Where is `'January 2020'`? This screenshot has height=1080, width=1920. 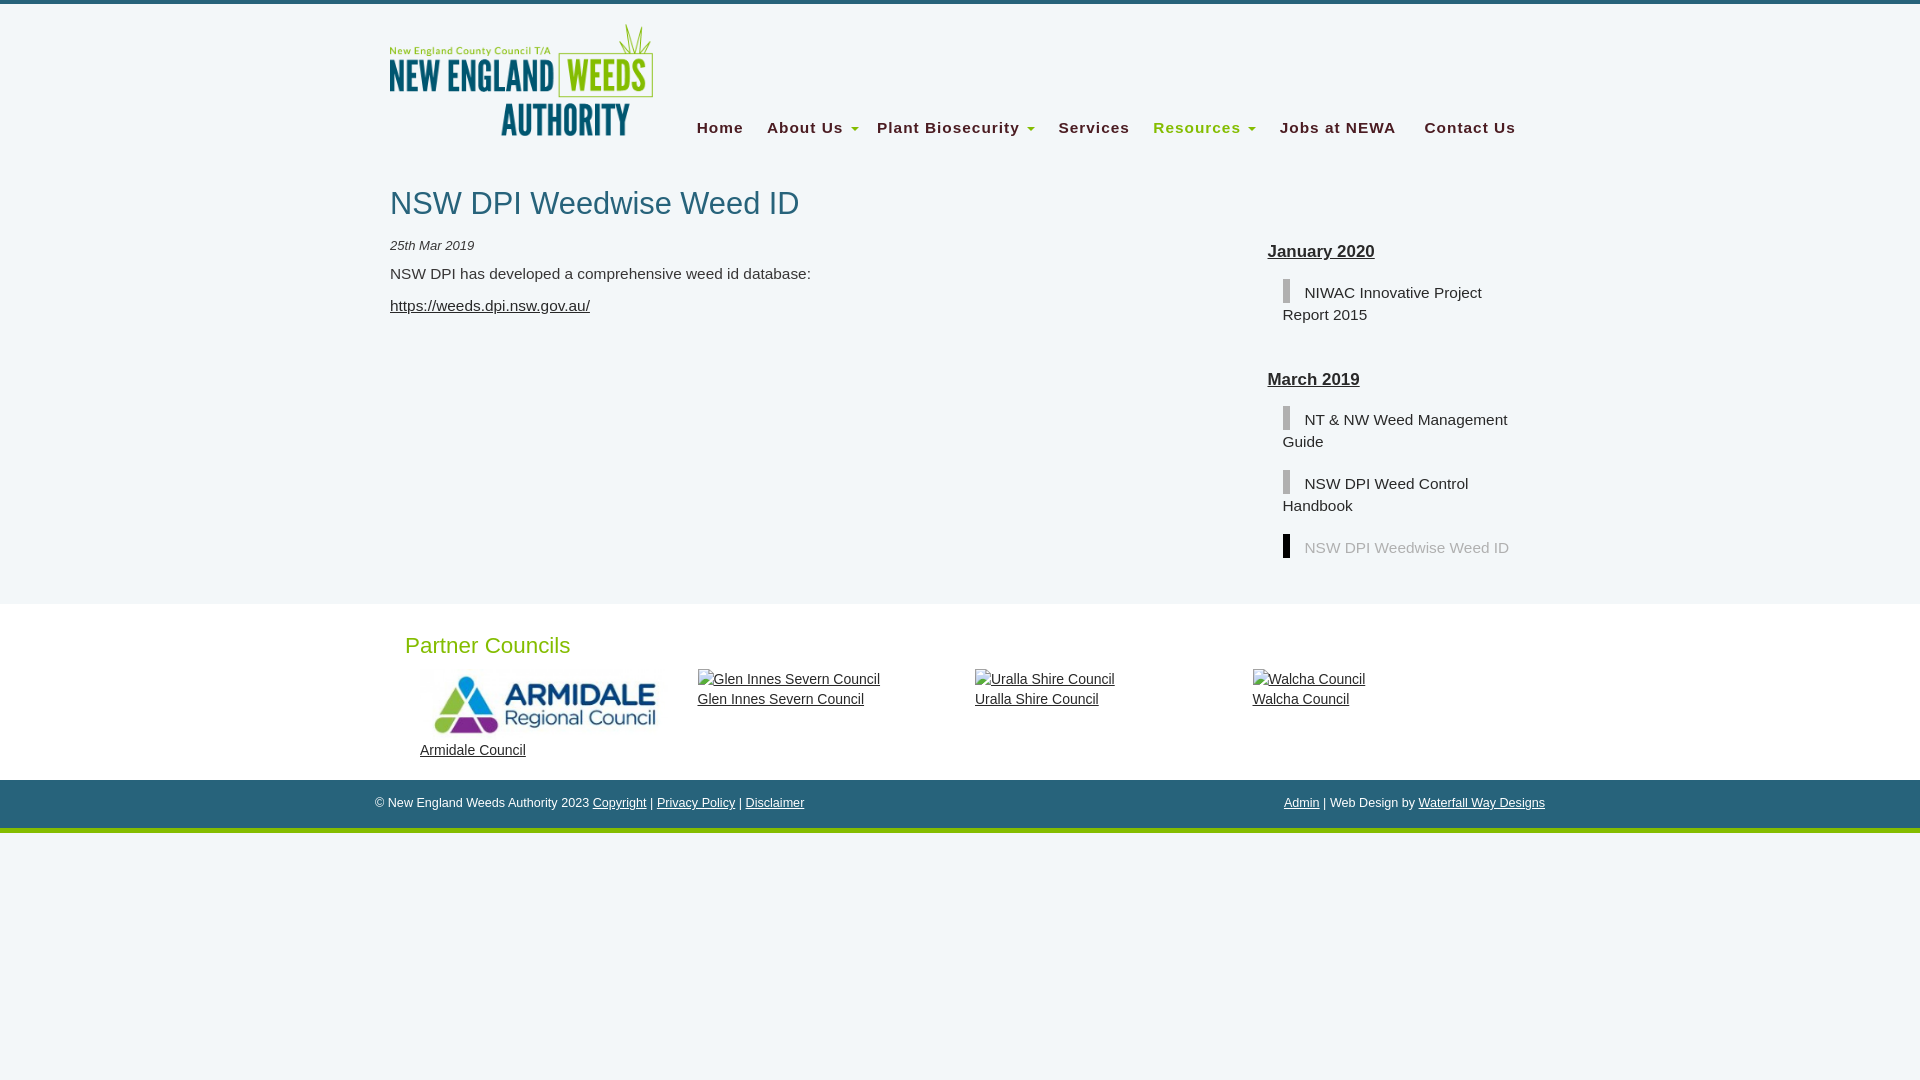
'January 2020' is located at coordinates (1266, 250).